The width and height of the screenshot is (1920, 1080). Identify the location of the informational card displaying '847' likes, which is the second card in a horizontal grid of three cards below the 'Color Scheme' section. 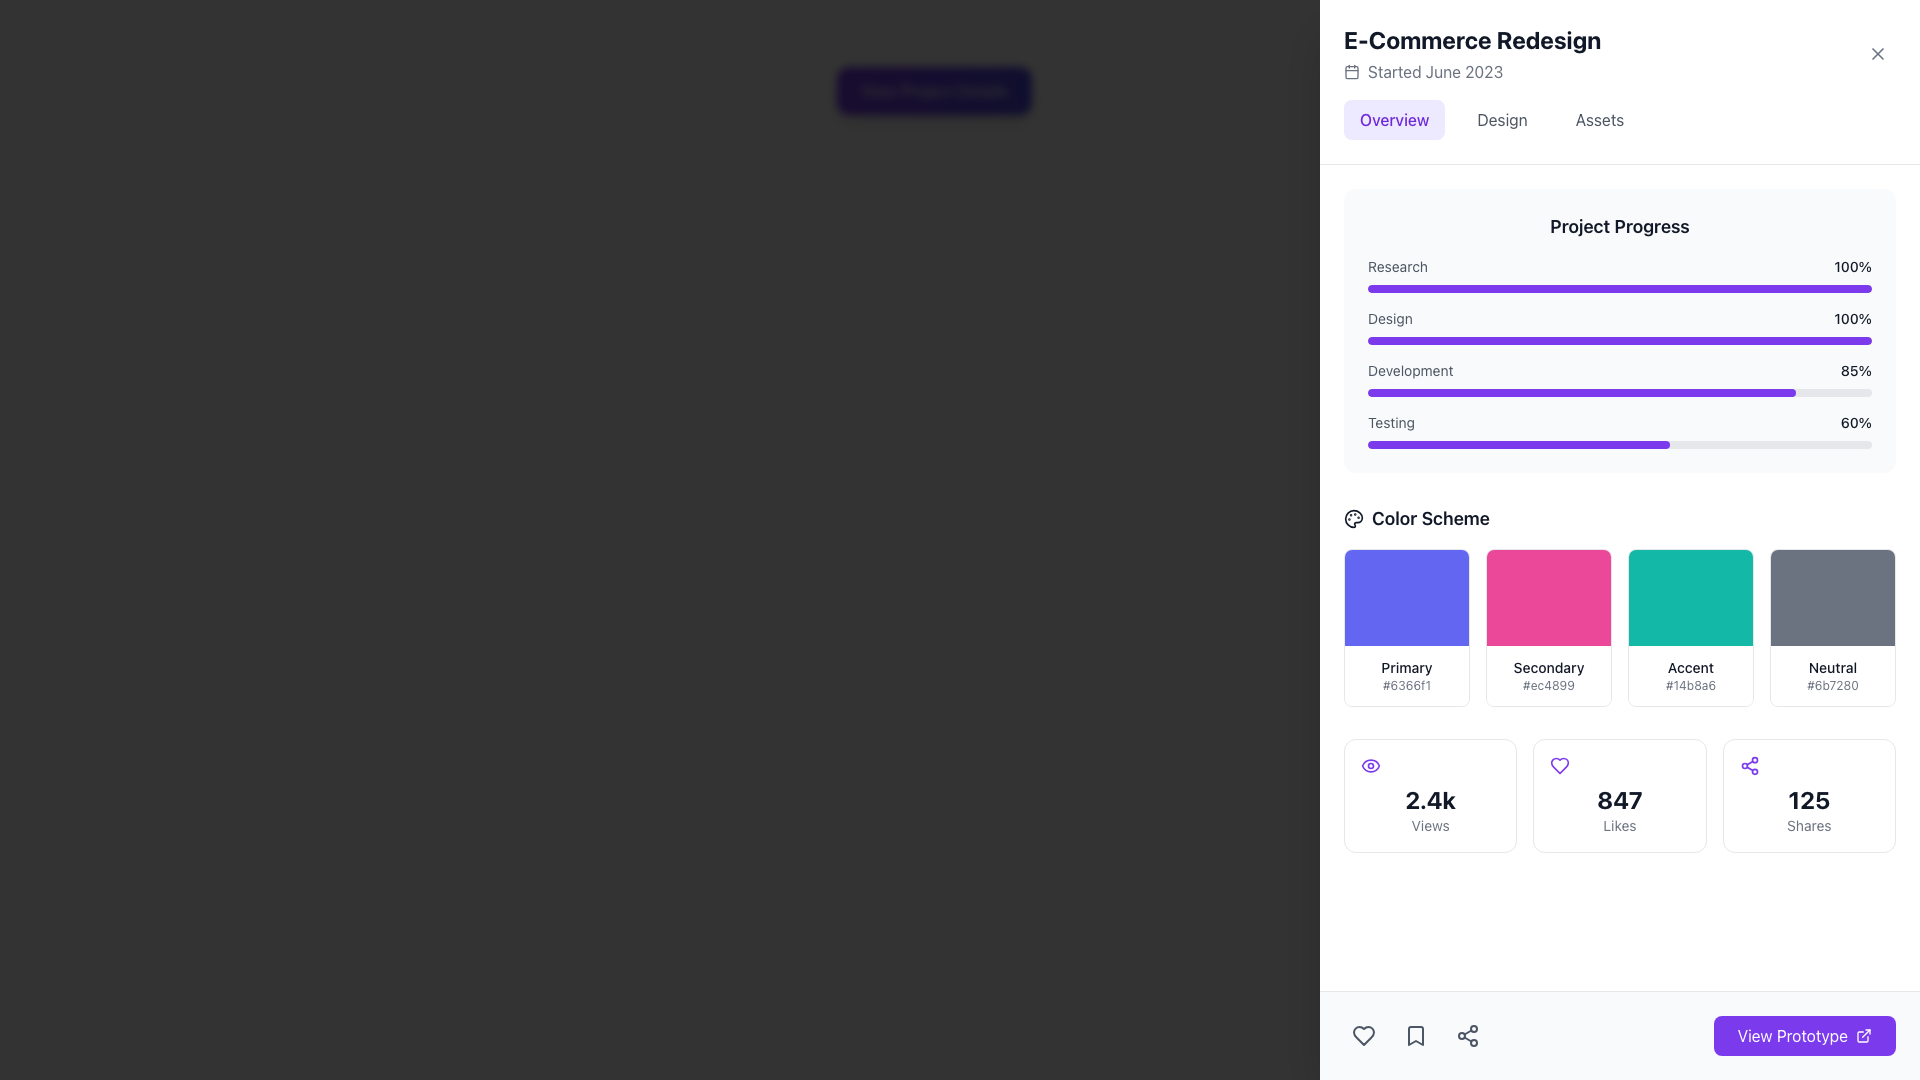
(1619, 794).